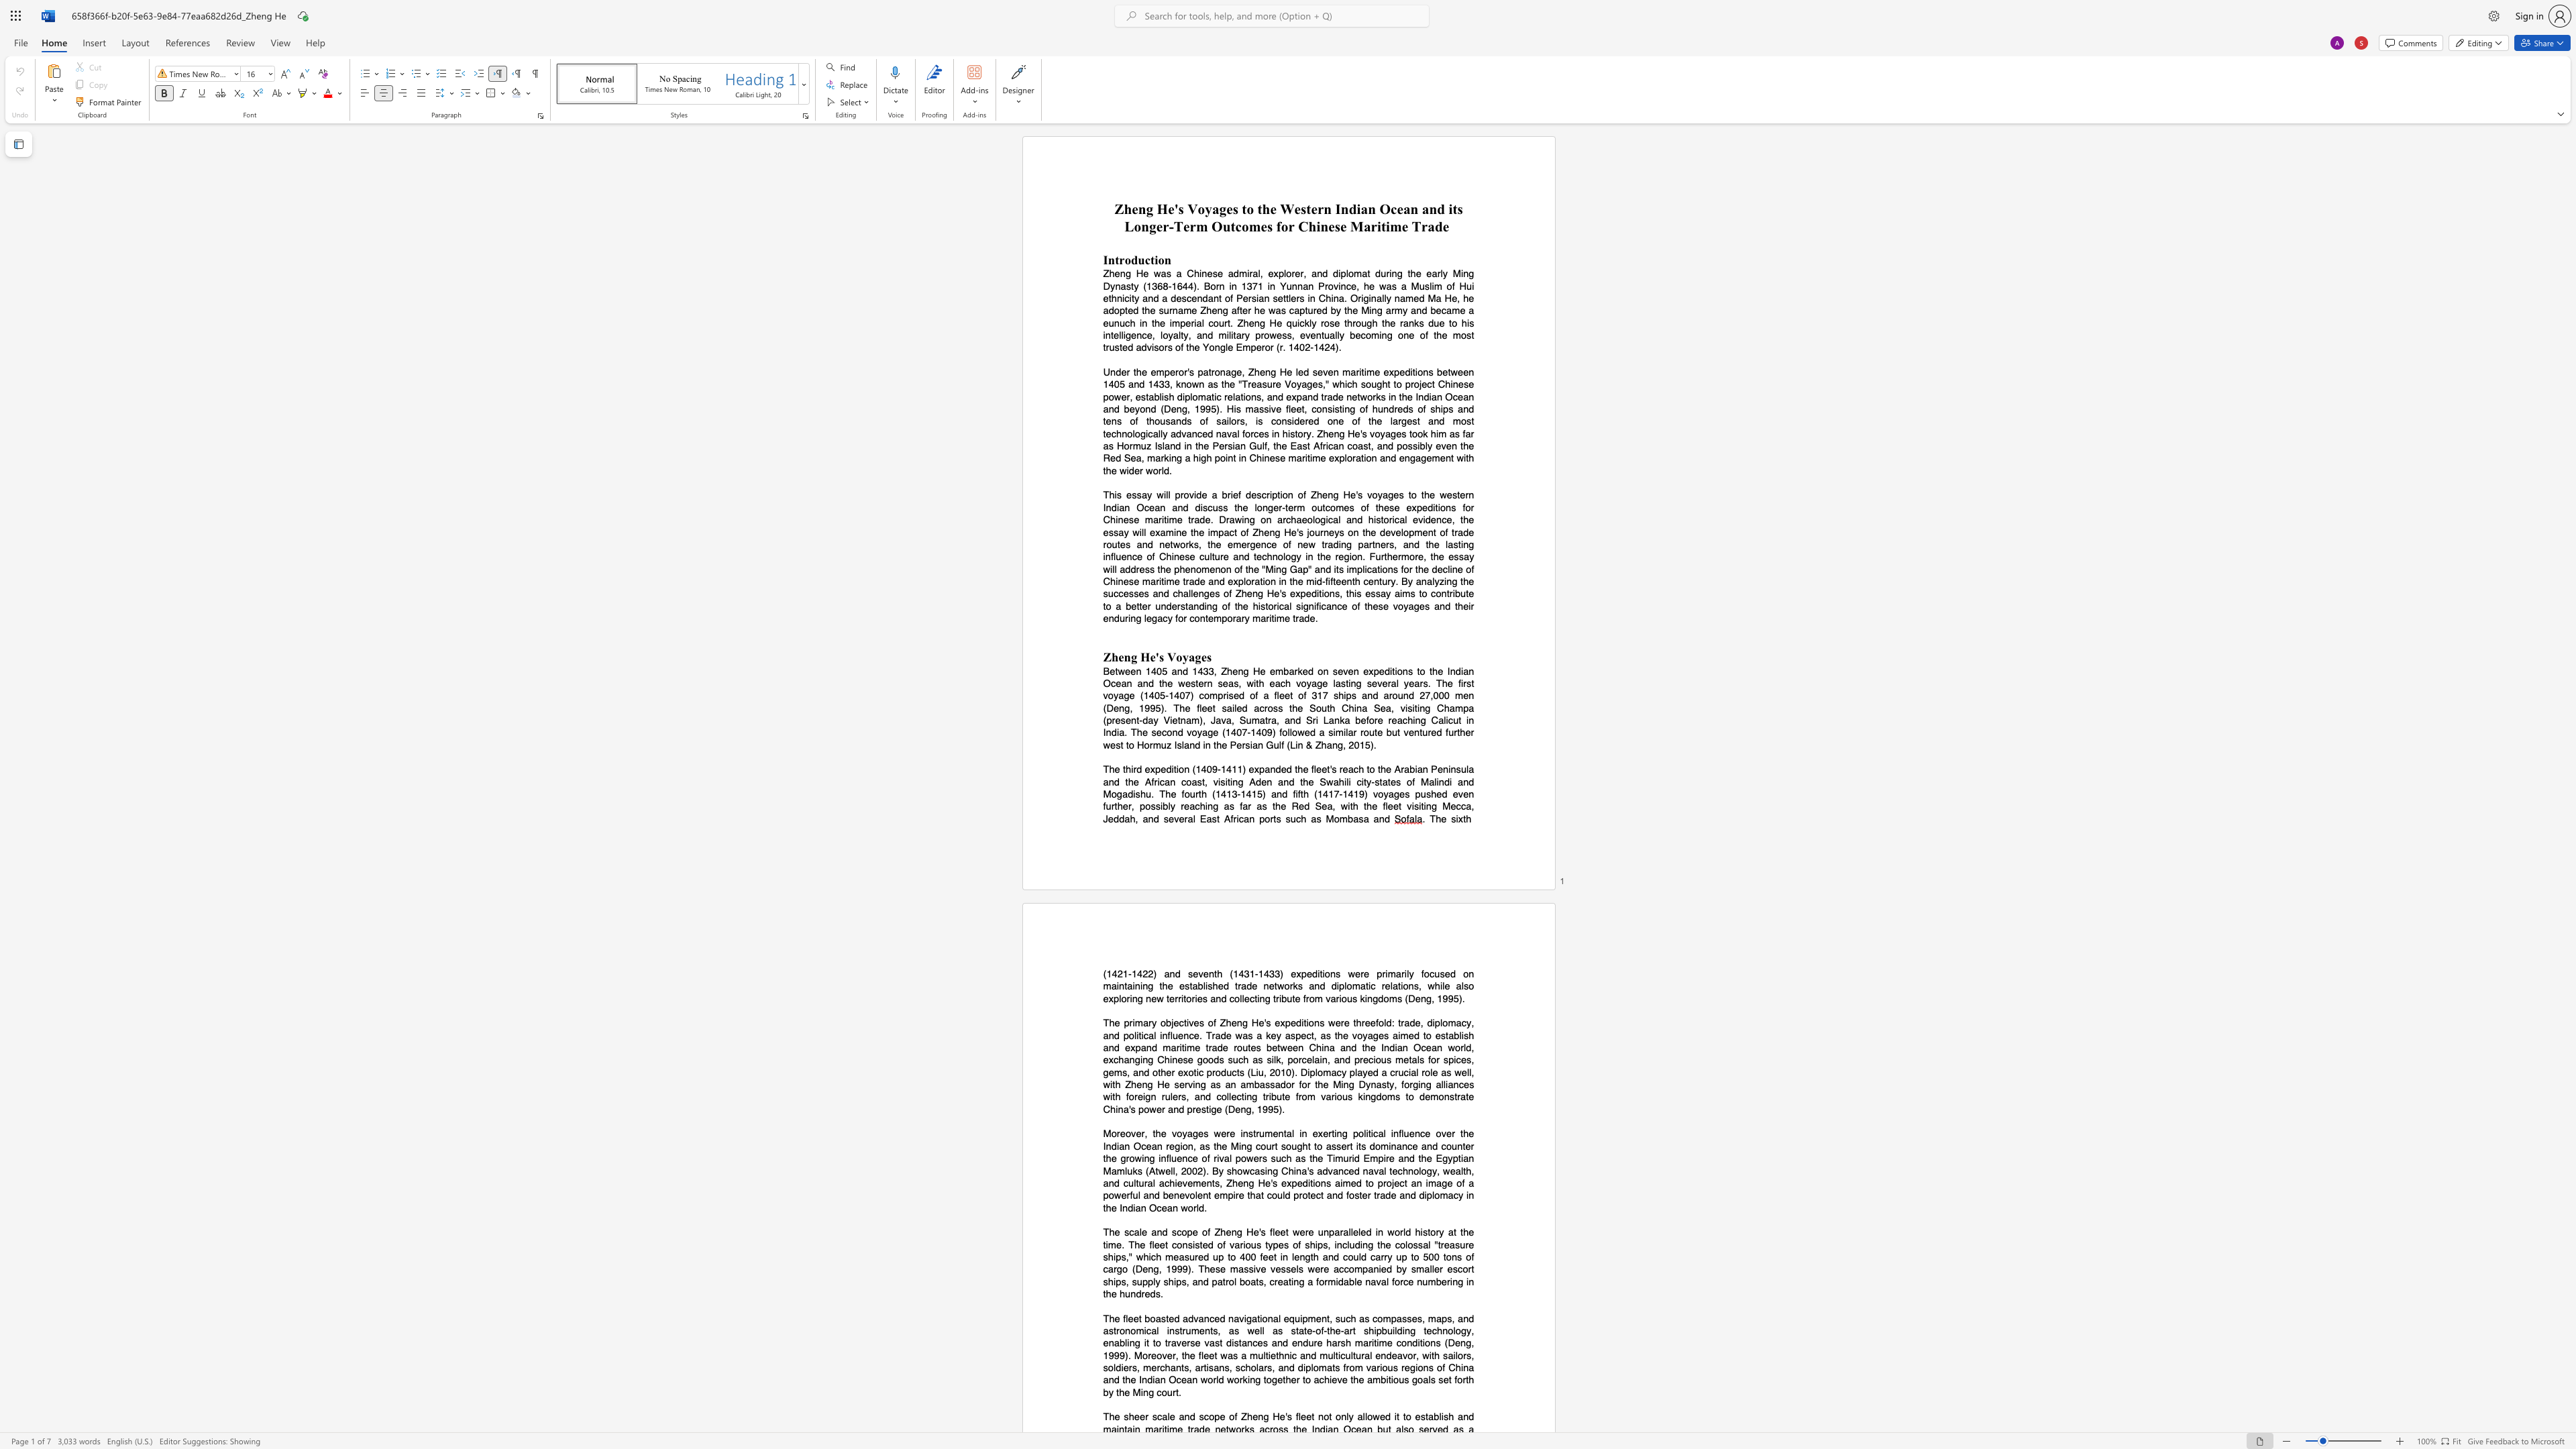  I want to click on the subset text "ur" within the text "The third expedition (1409-1411) expanded the fleet", so click(1106, 806).